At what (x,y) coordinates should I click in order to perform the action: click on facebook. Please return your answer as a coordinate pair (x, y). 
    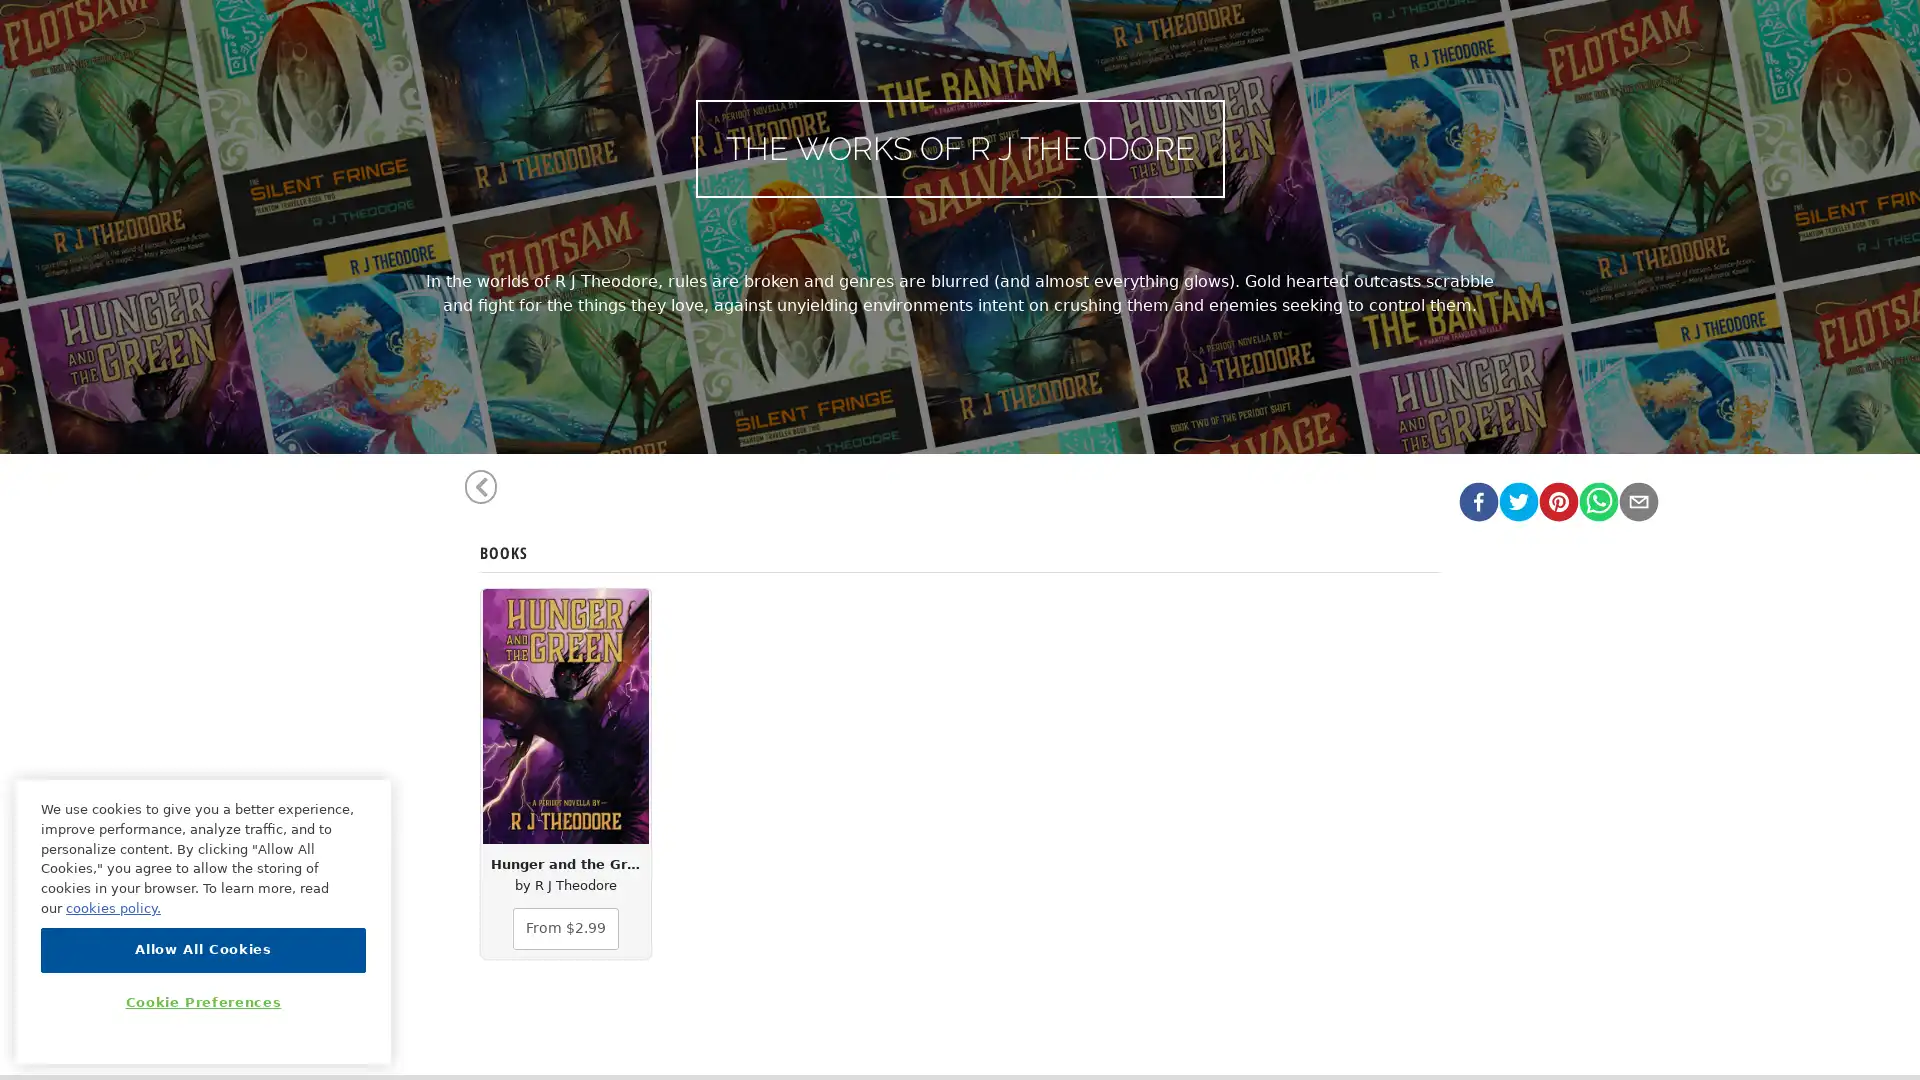
    Looking at the image, I should click on (1478, 499).